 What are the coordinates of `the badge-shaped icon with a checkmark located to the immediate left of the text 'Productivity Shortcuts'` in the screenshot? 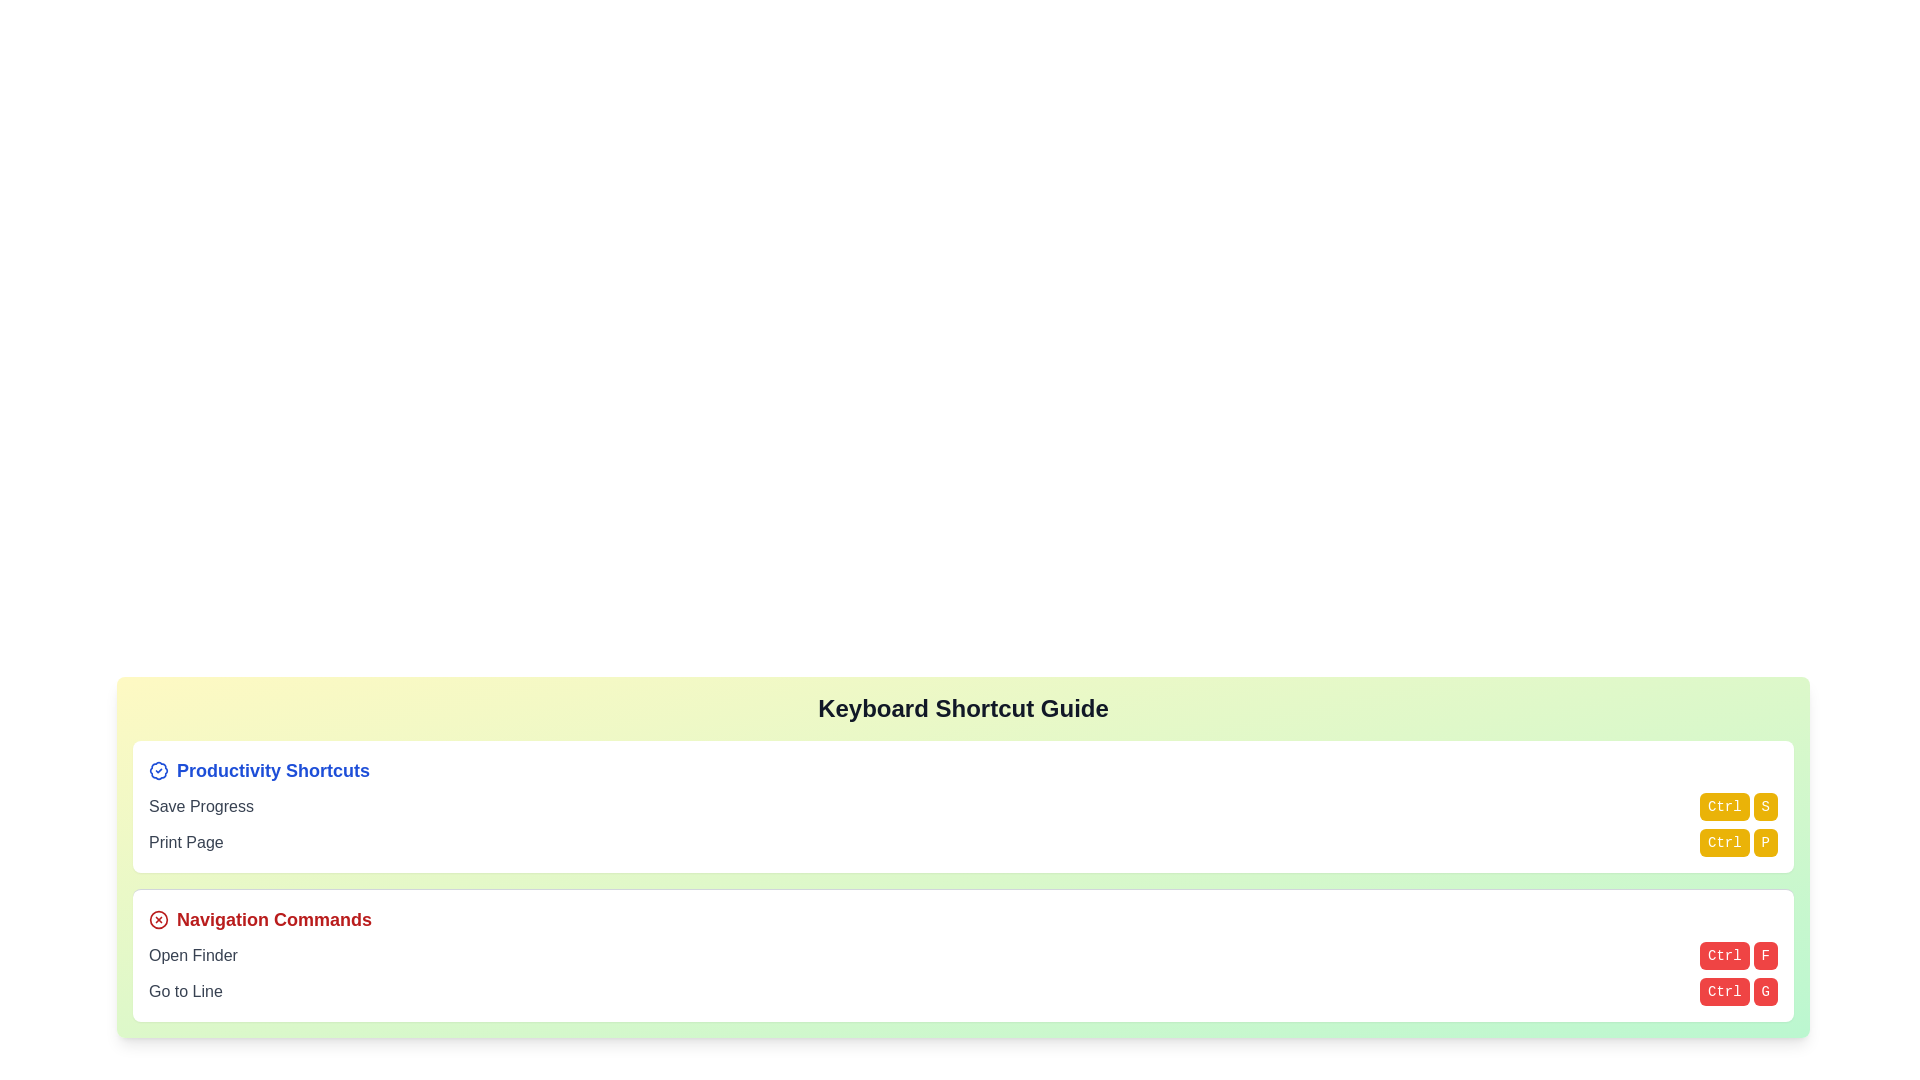 It's located at (157, 770).